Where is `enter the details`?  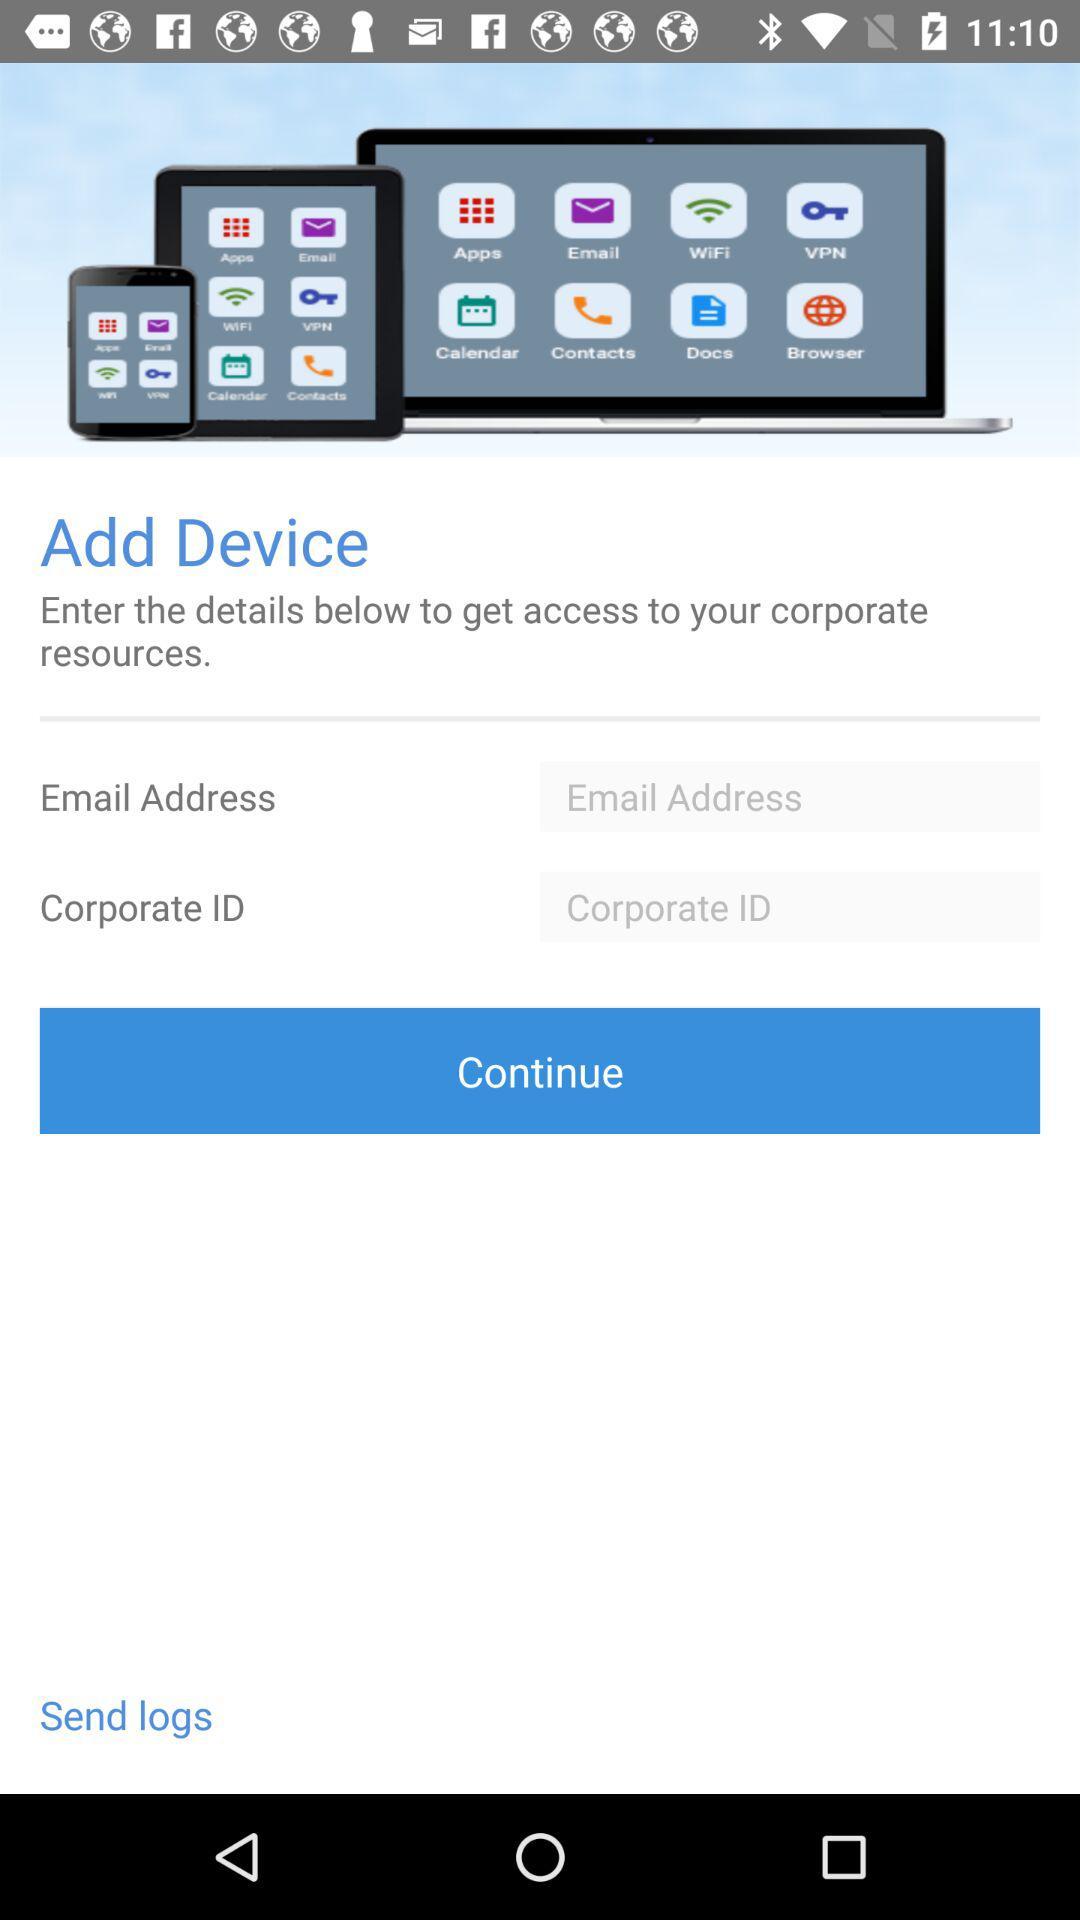 enter the details is located at coordinates (540, 629).